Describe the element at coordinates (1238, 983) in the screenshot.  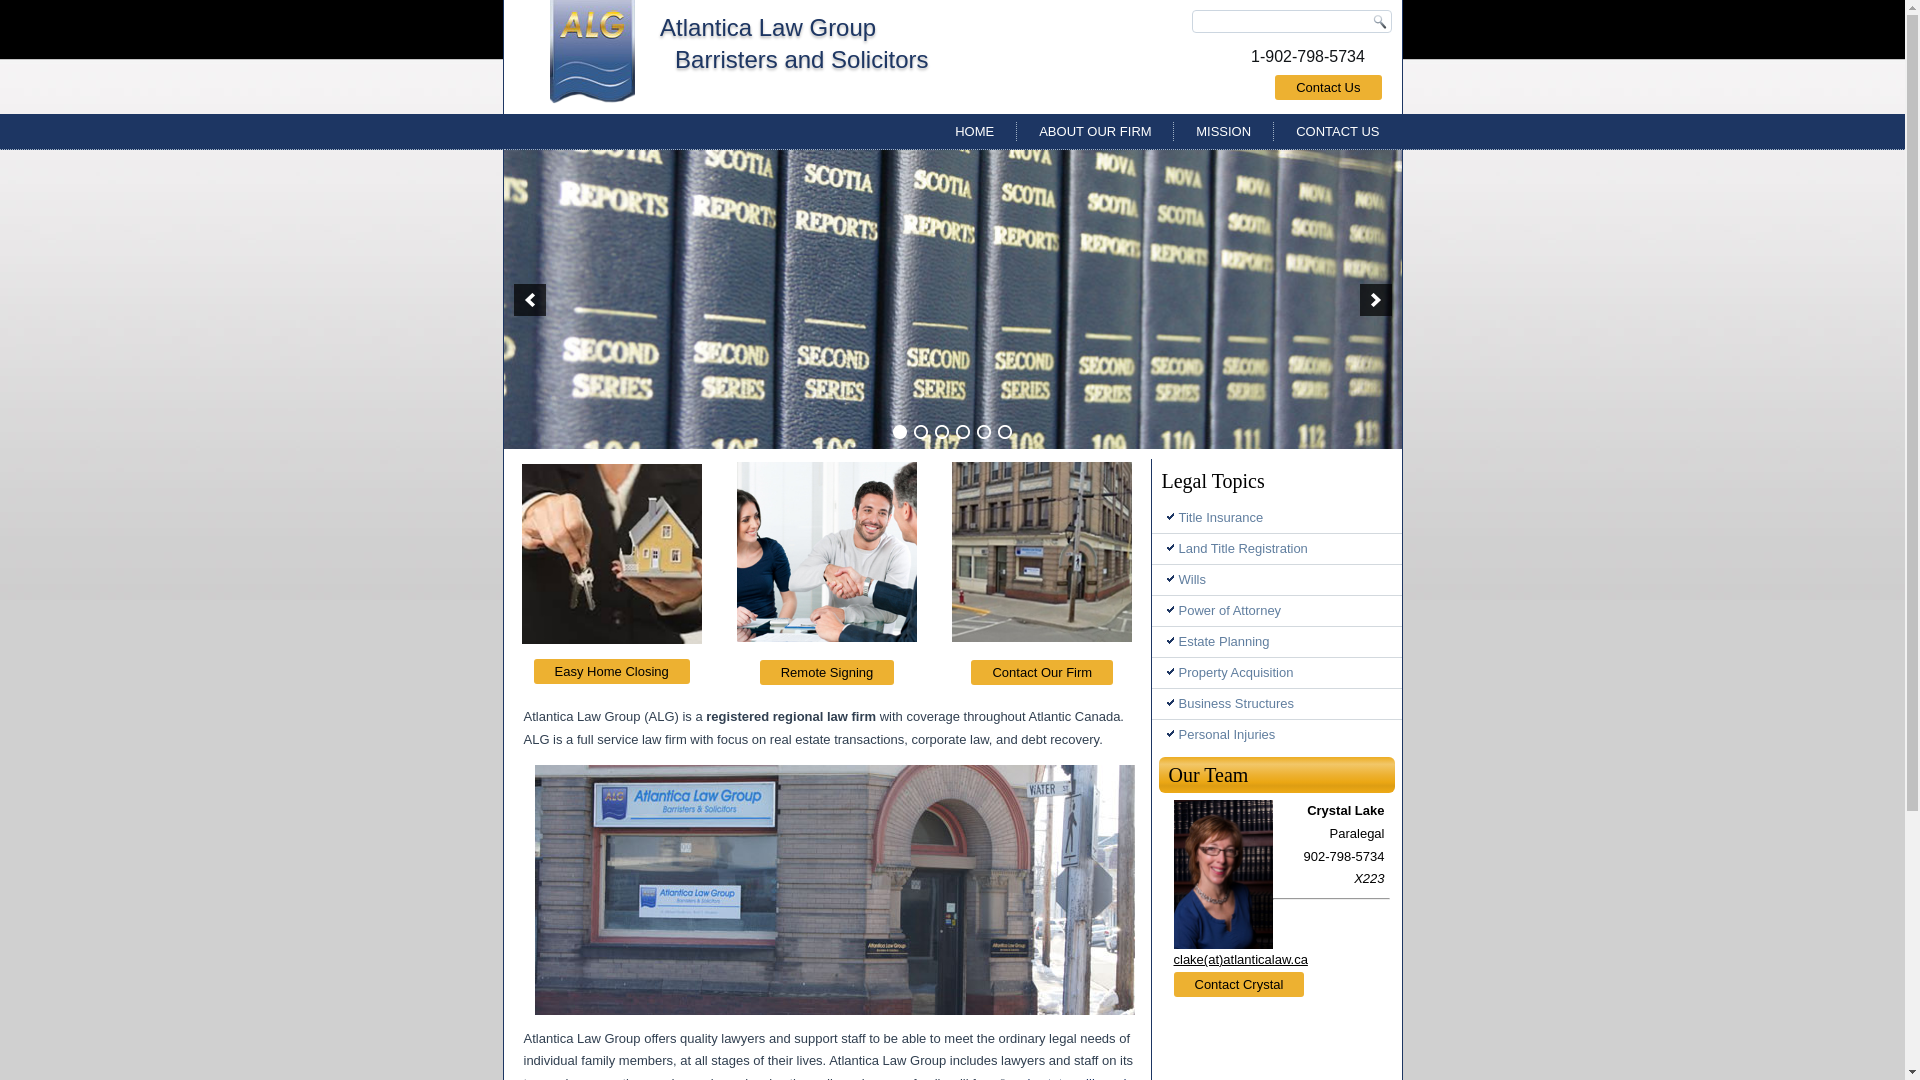
I see `'Contact Crystal'` at that location.